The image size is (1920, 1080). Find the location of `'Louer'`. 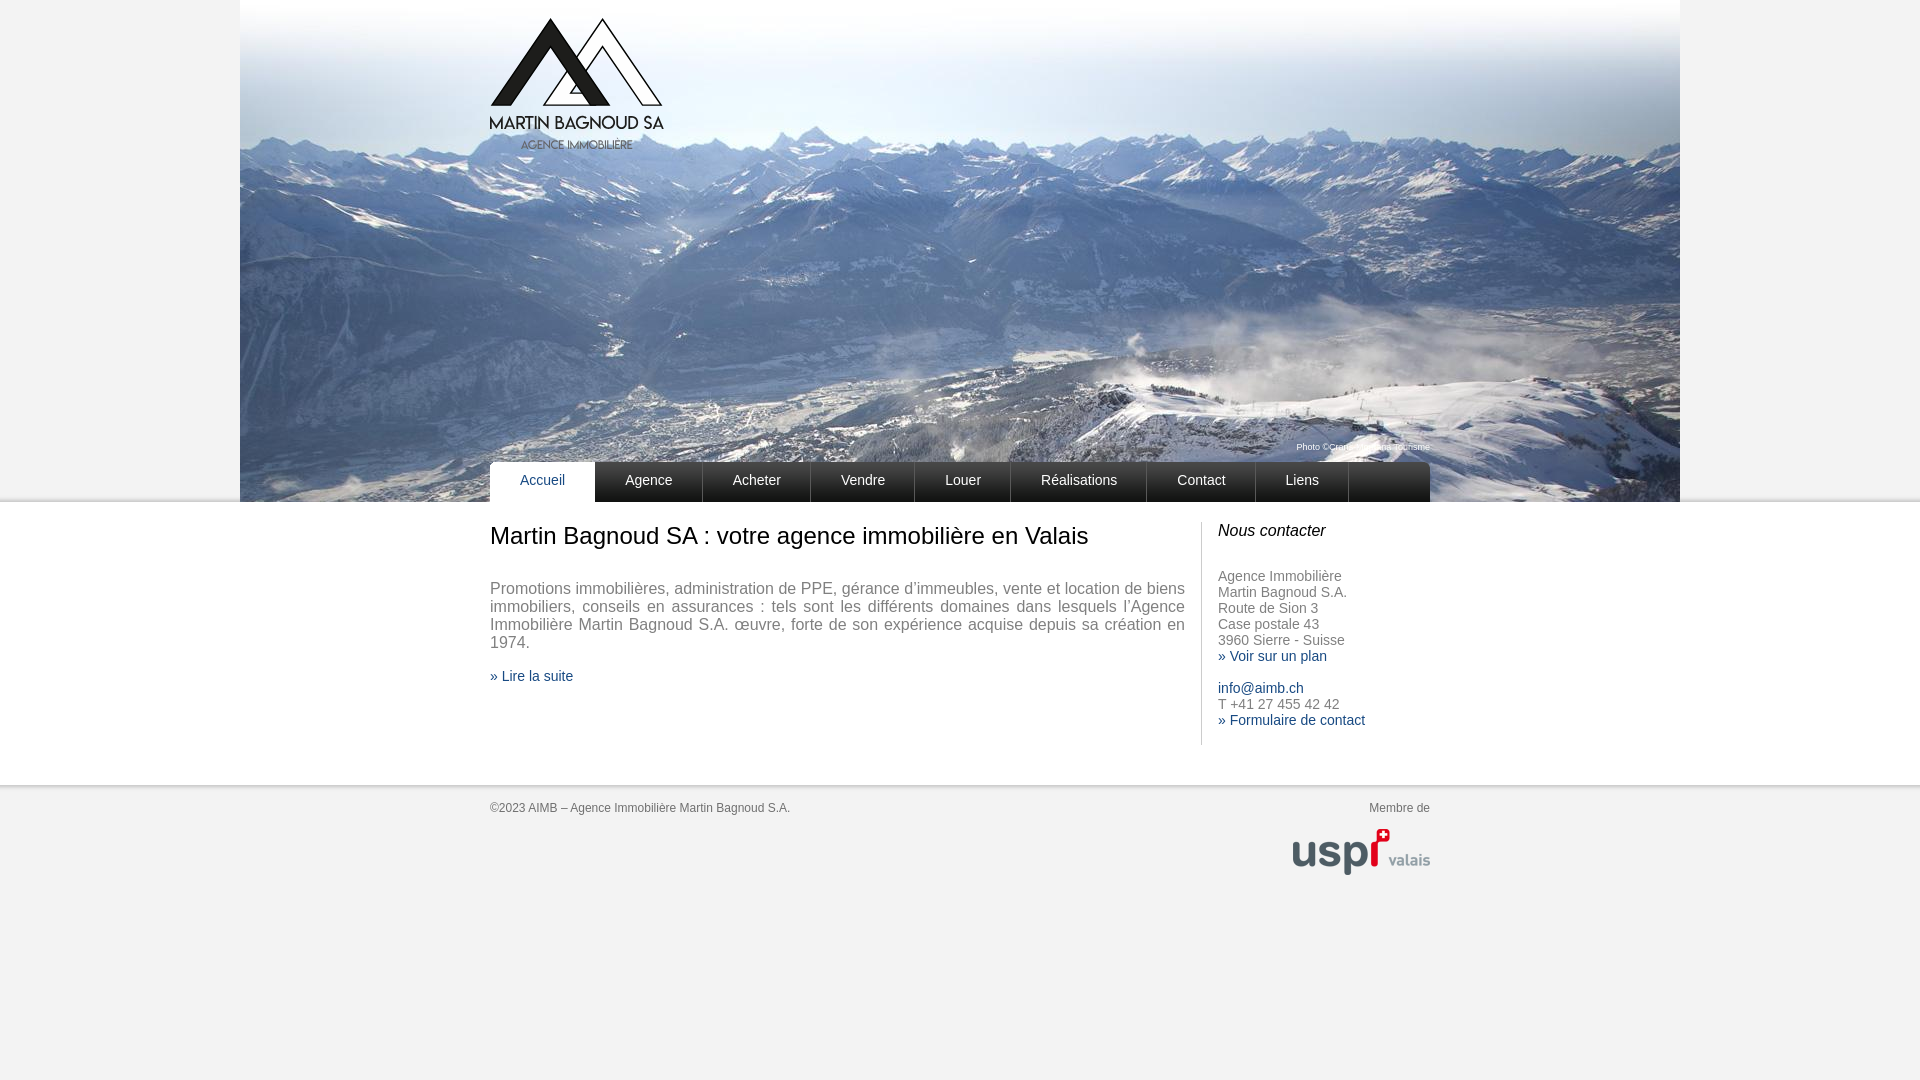

'Louer' is located at coordinates (914, 482).